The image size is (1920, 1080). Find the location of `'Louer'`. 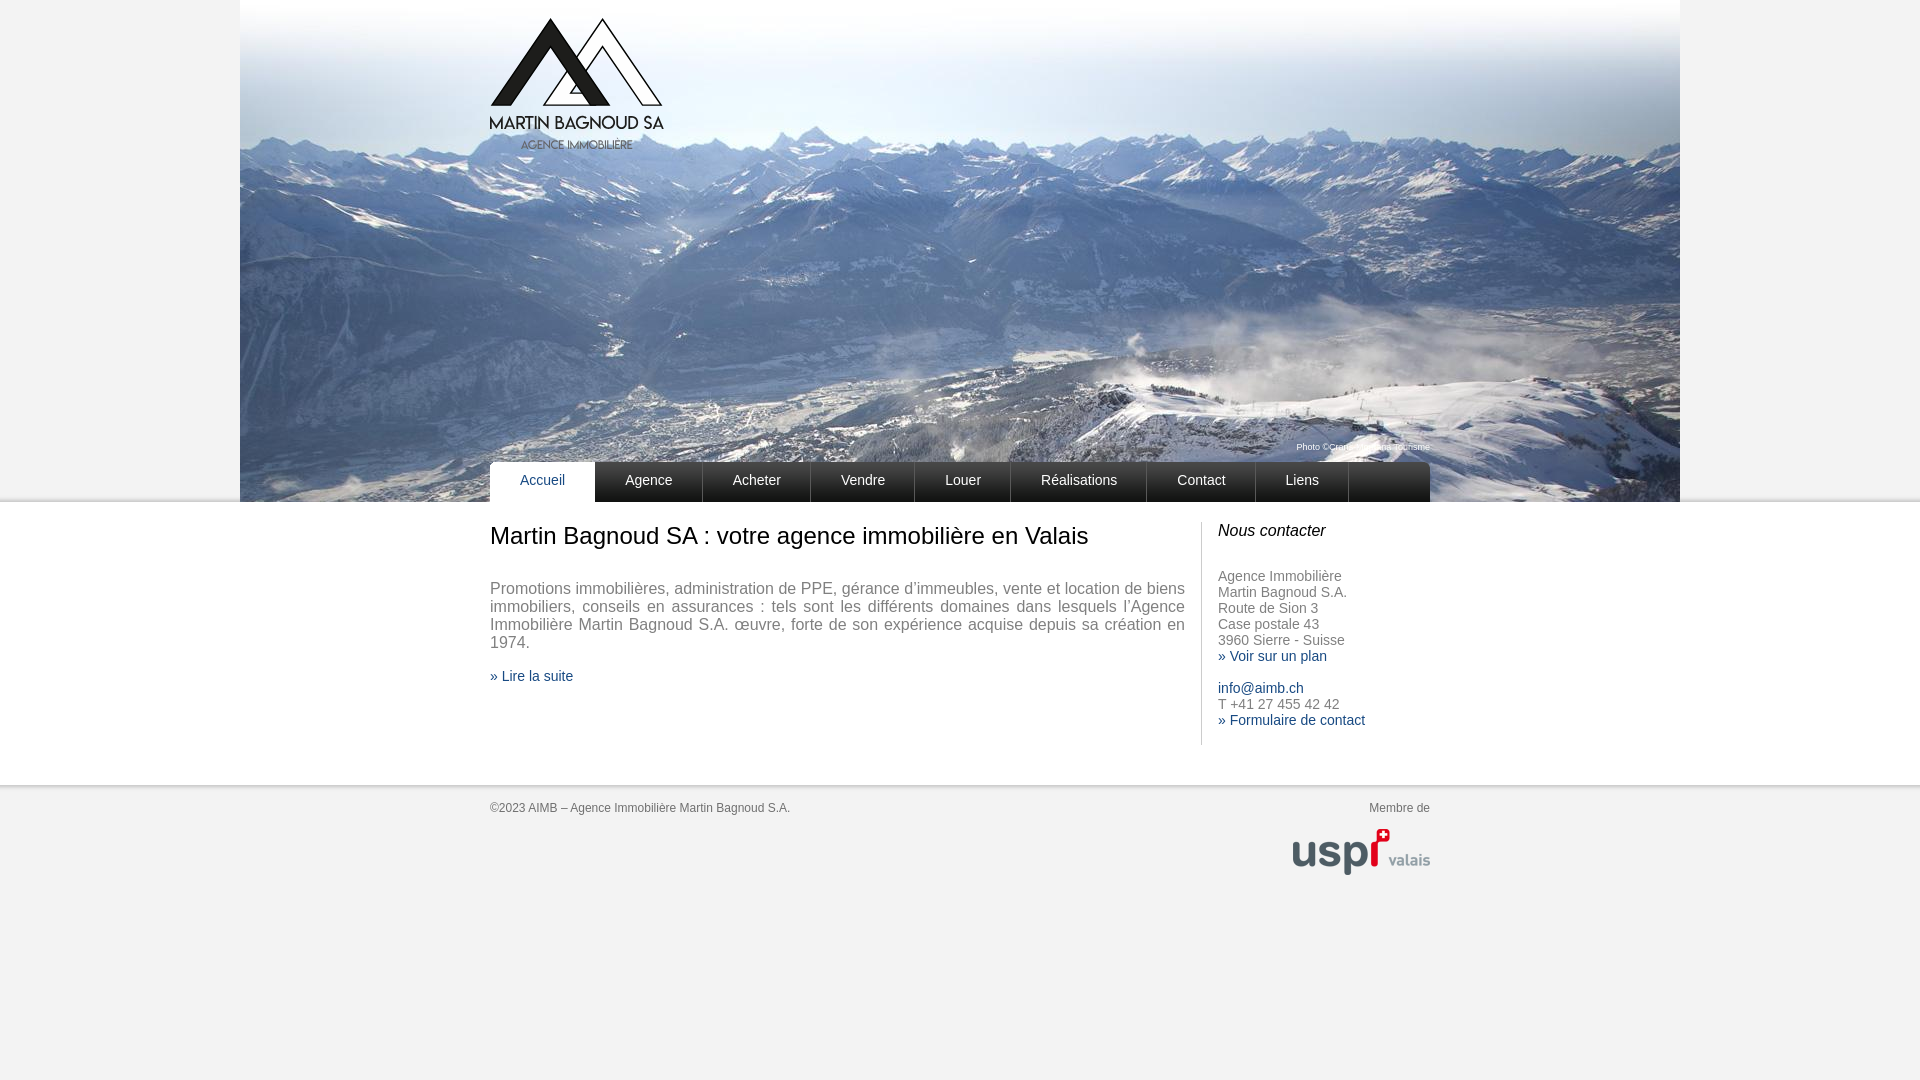

'Louer' is located at coordinates (914, 482).